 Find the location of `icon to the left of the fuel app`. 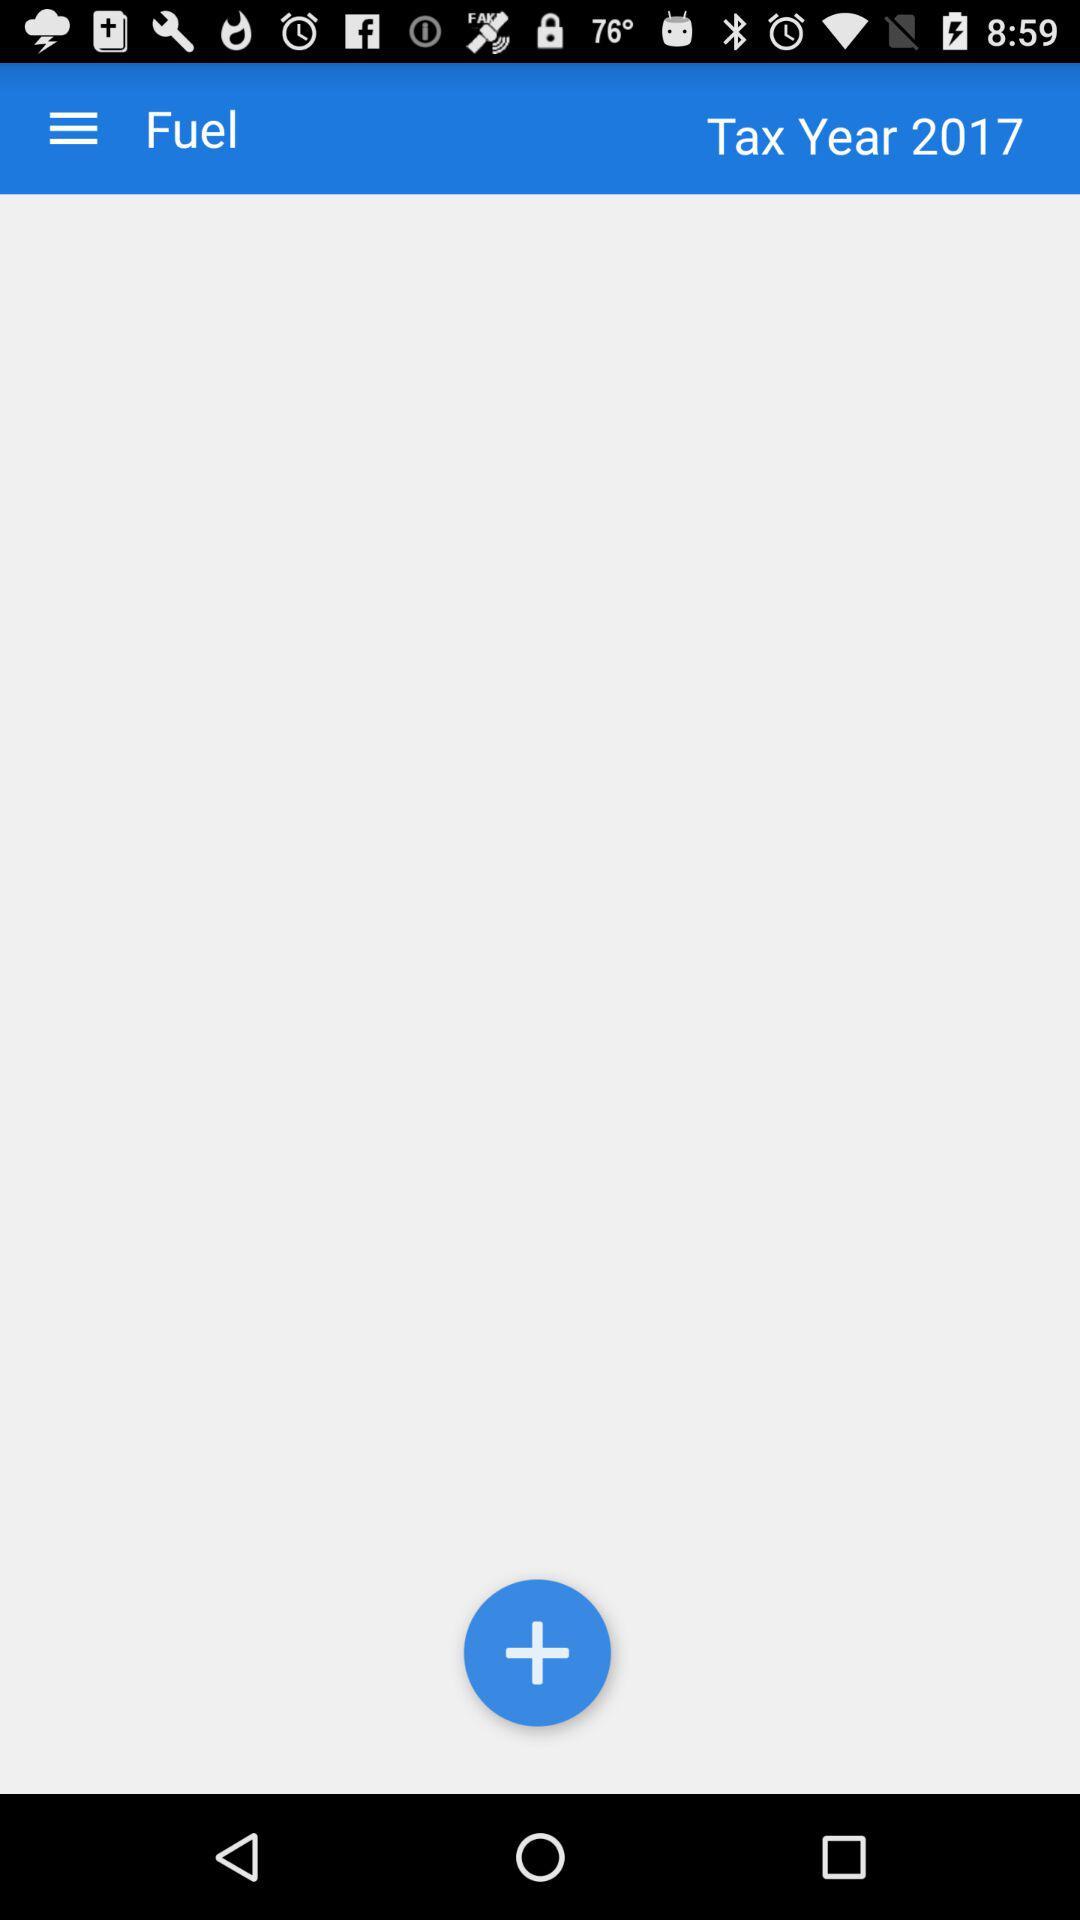

icon to the left of the fuel app is located at coordinates (72, 127).